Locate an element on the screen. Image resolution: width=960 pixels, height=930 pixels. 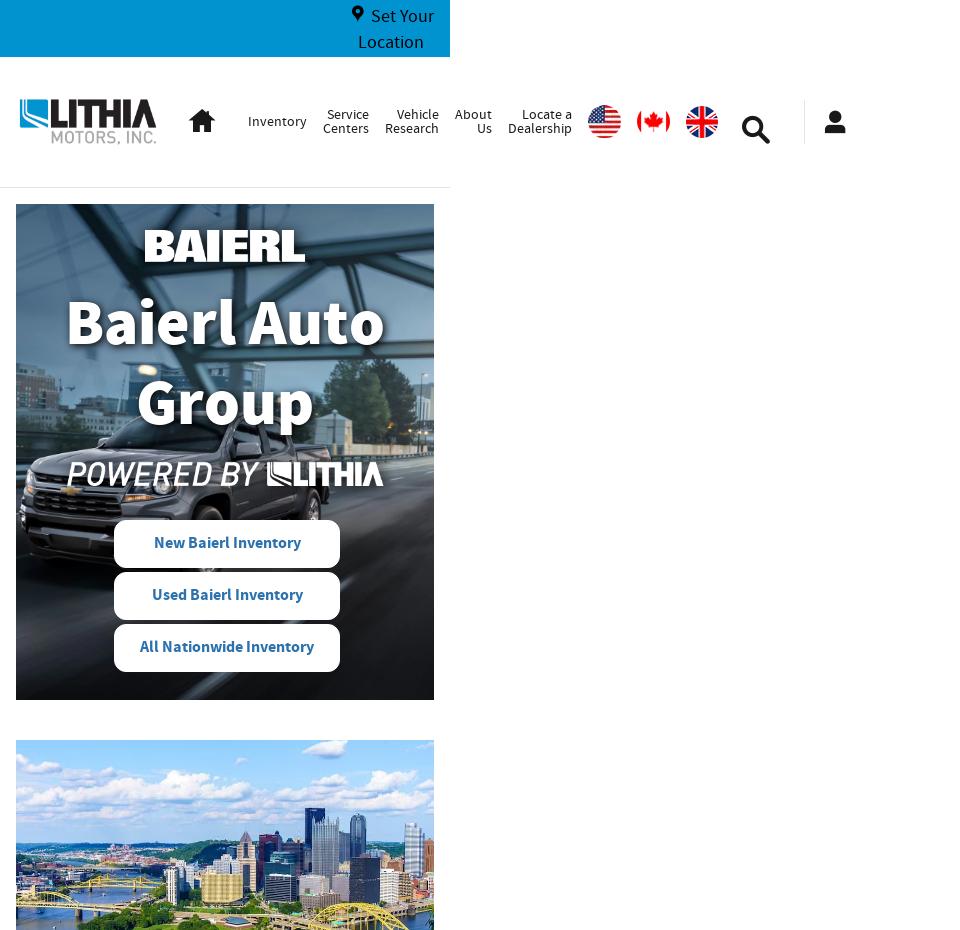
'All Nationwide Inventory' is located at coordinates (227, 646).